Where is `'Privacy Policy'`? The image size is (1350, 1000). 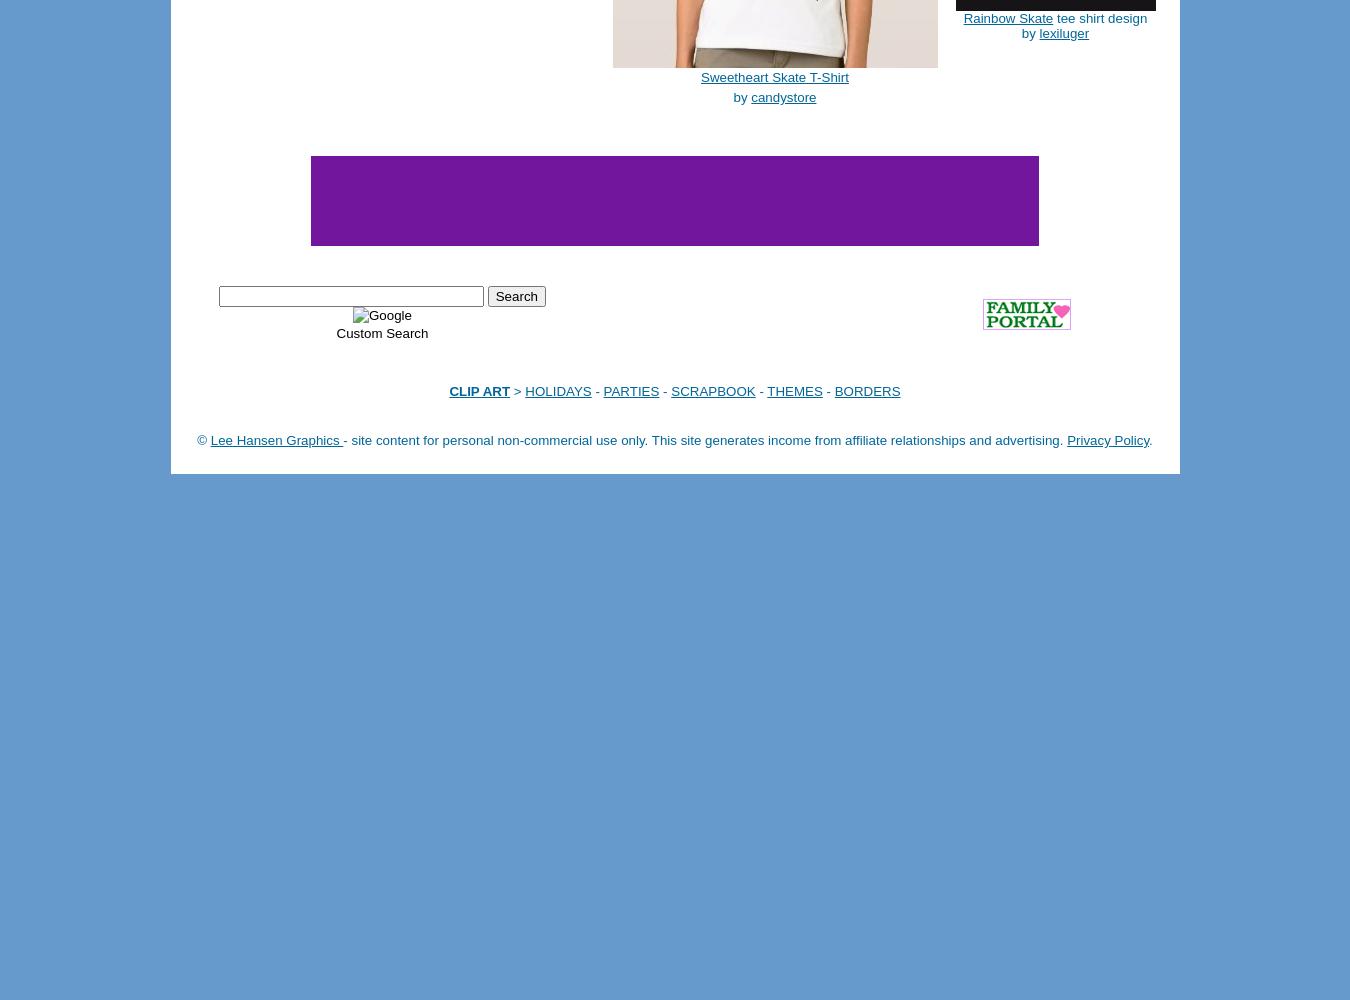 'Privacy Policy' is located at coordinates (1107, 439).